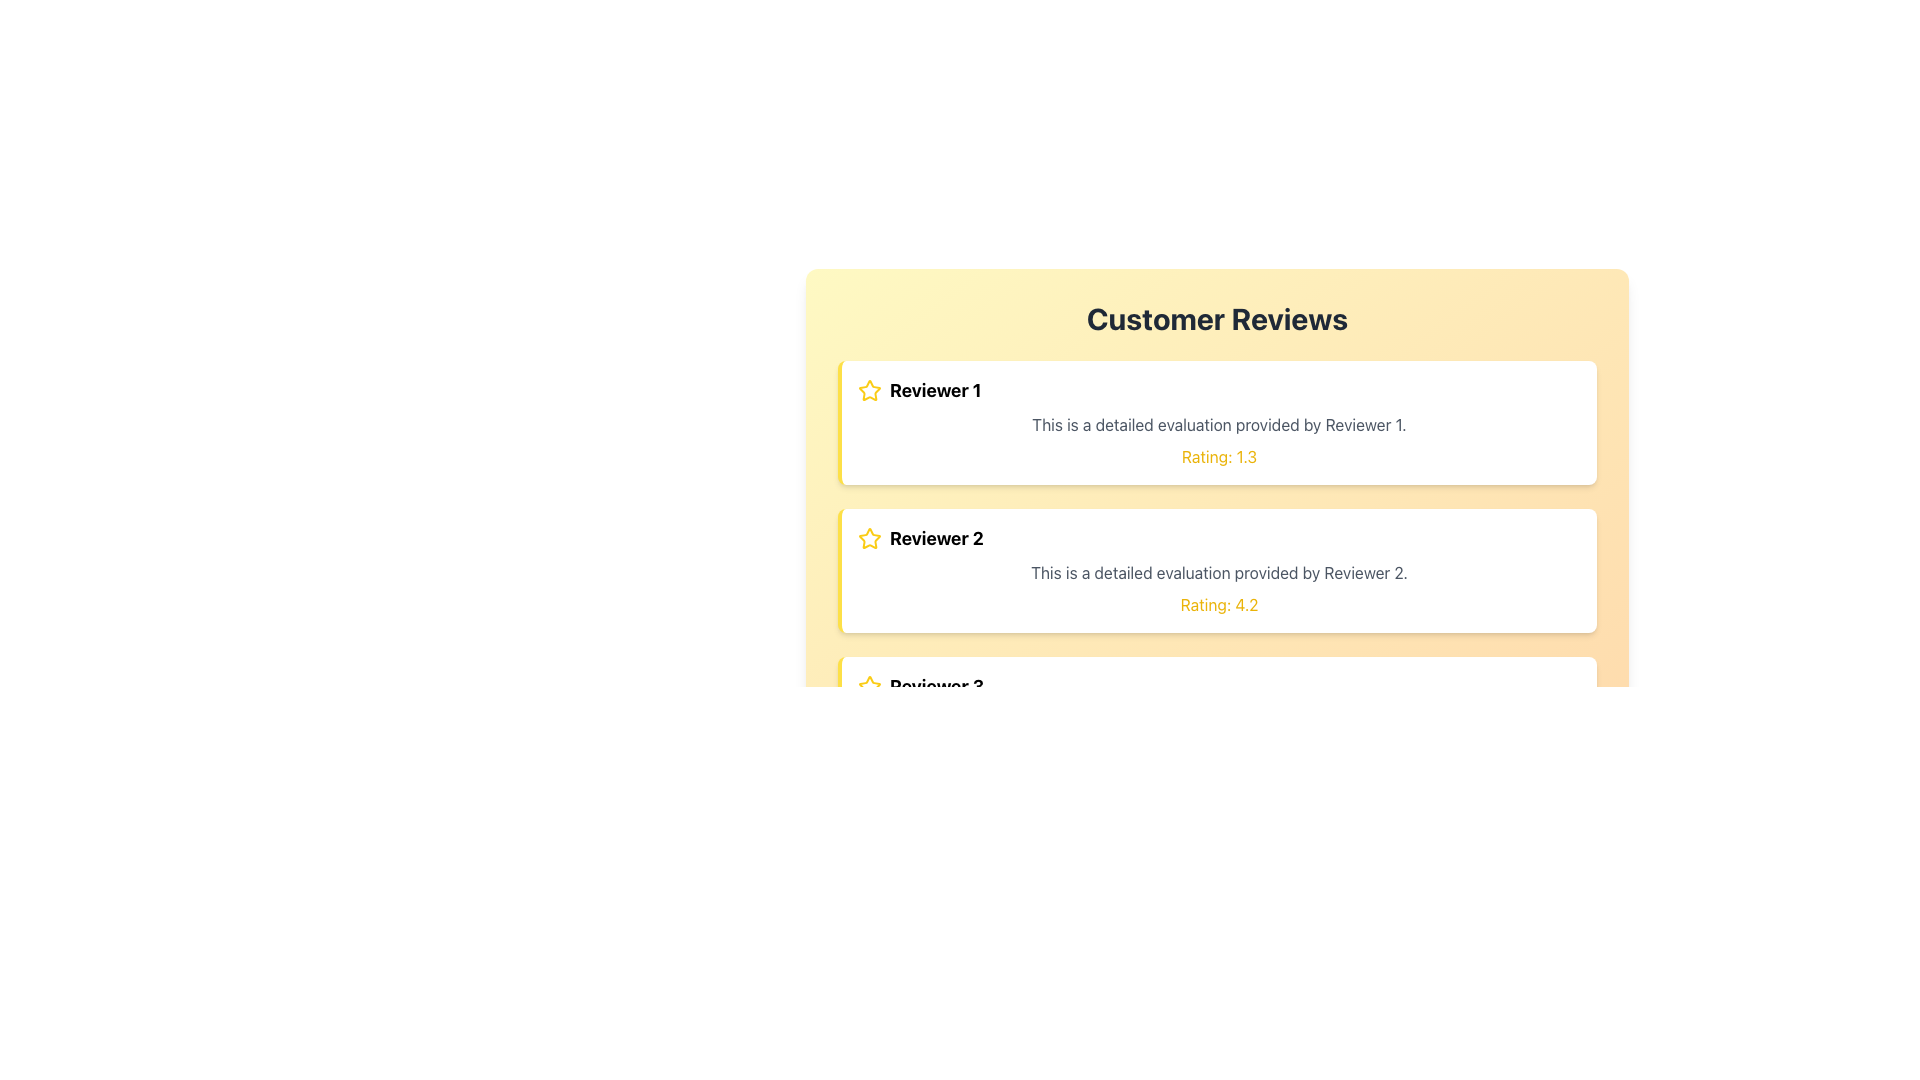 The image size is (1920, 1080). Describe the element at coordinates (1218, 456) in the screenshot. I see `the Text Label displaying the numerical rating value of 1.3 from 'Reviewer 1', located below the evaluation description` at that location.